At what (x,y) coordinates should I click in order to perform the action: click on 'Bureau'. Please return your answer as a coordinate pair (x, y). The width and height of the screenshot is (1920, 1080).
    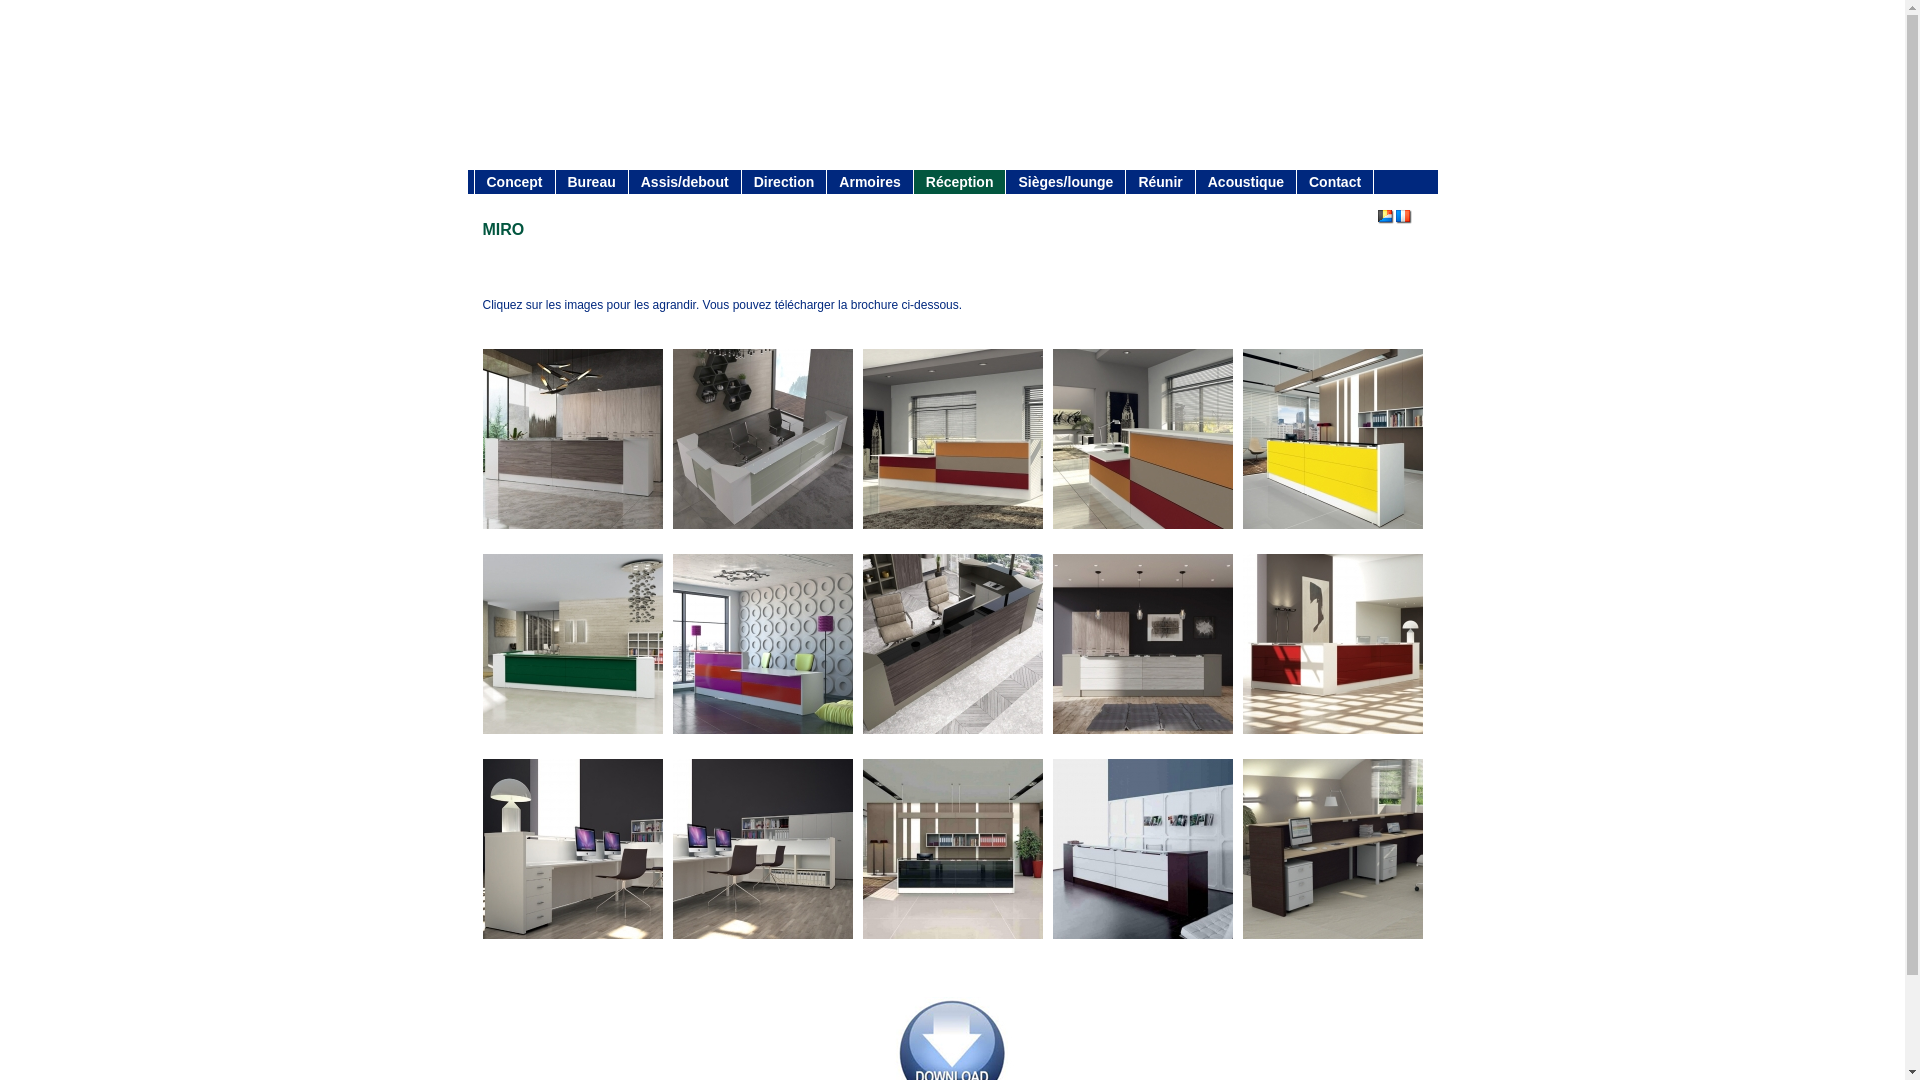
    Looking at the image, I should click on (589, 181).